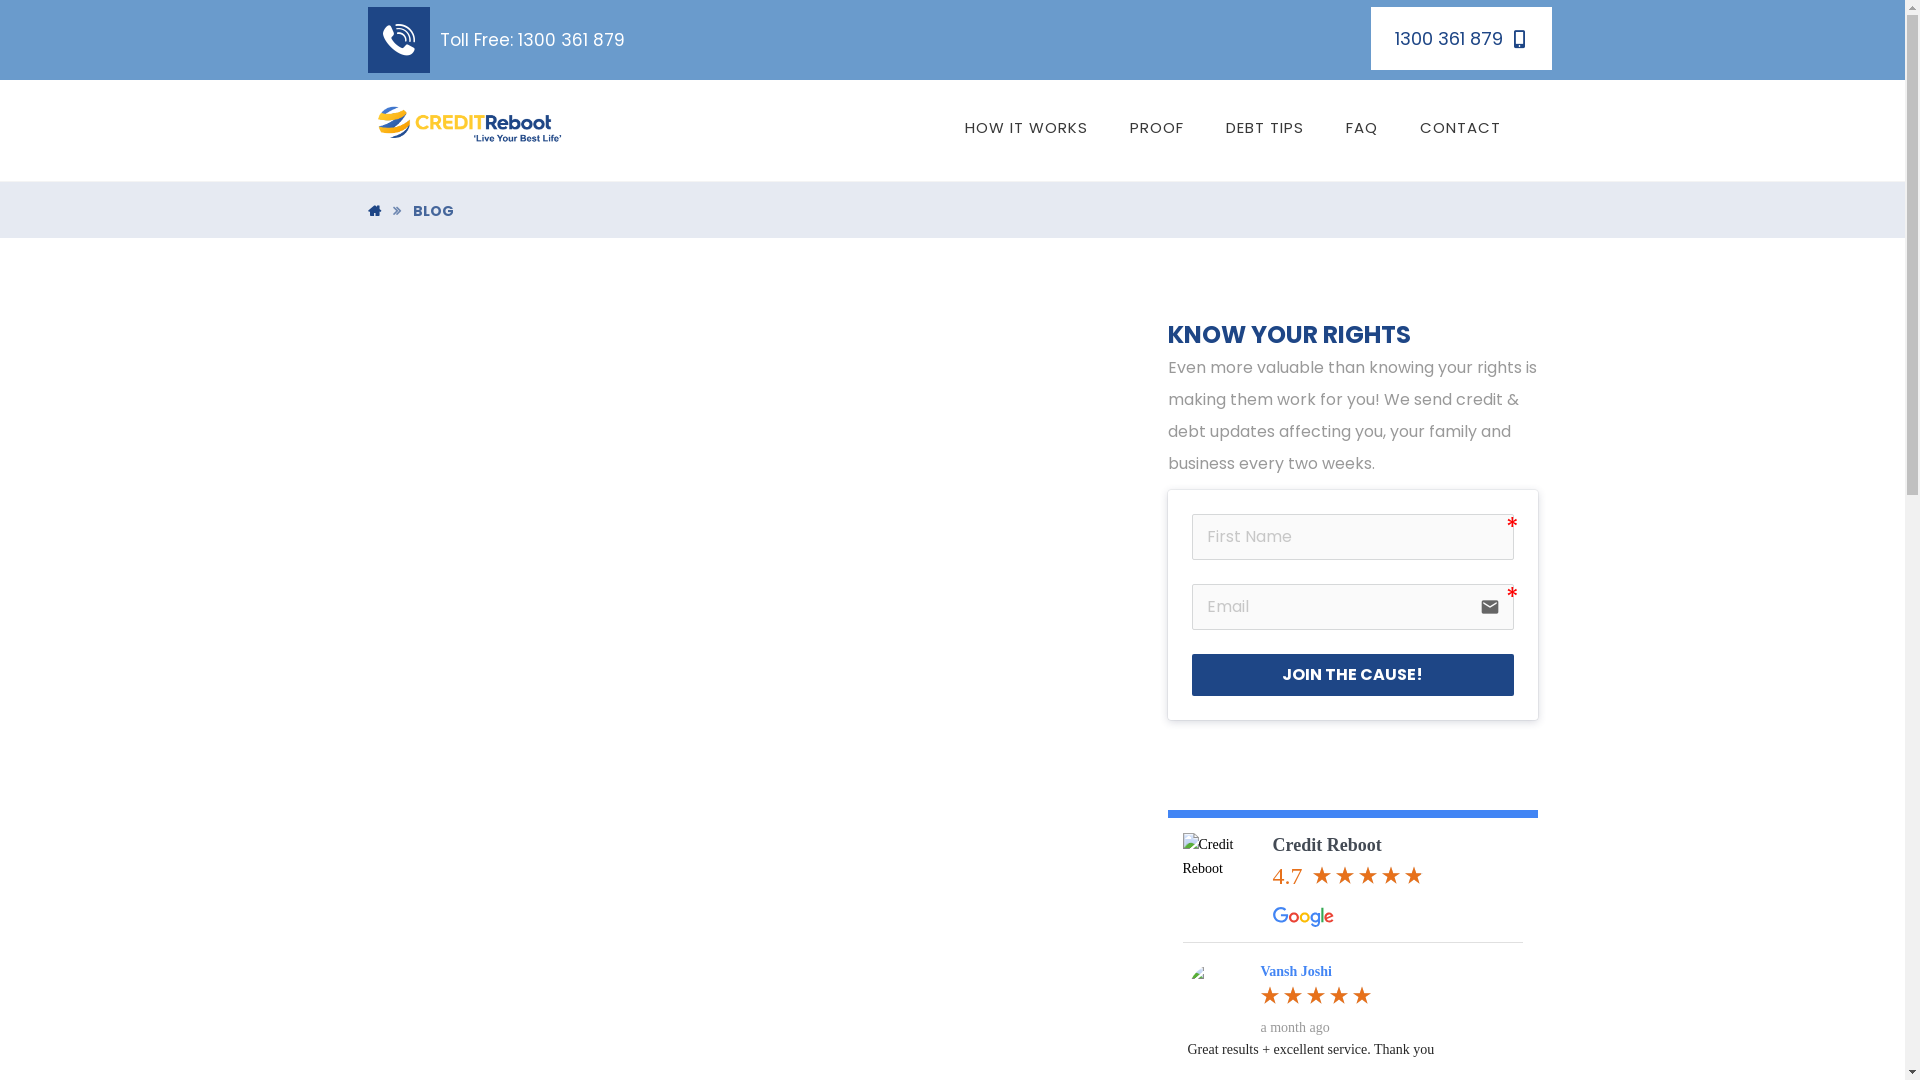 The image size is (1920, 1080). I want to click on 'Credit Reboot', so click(1221, 871).